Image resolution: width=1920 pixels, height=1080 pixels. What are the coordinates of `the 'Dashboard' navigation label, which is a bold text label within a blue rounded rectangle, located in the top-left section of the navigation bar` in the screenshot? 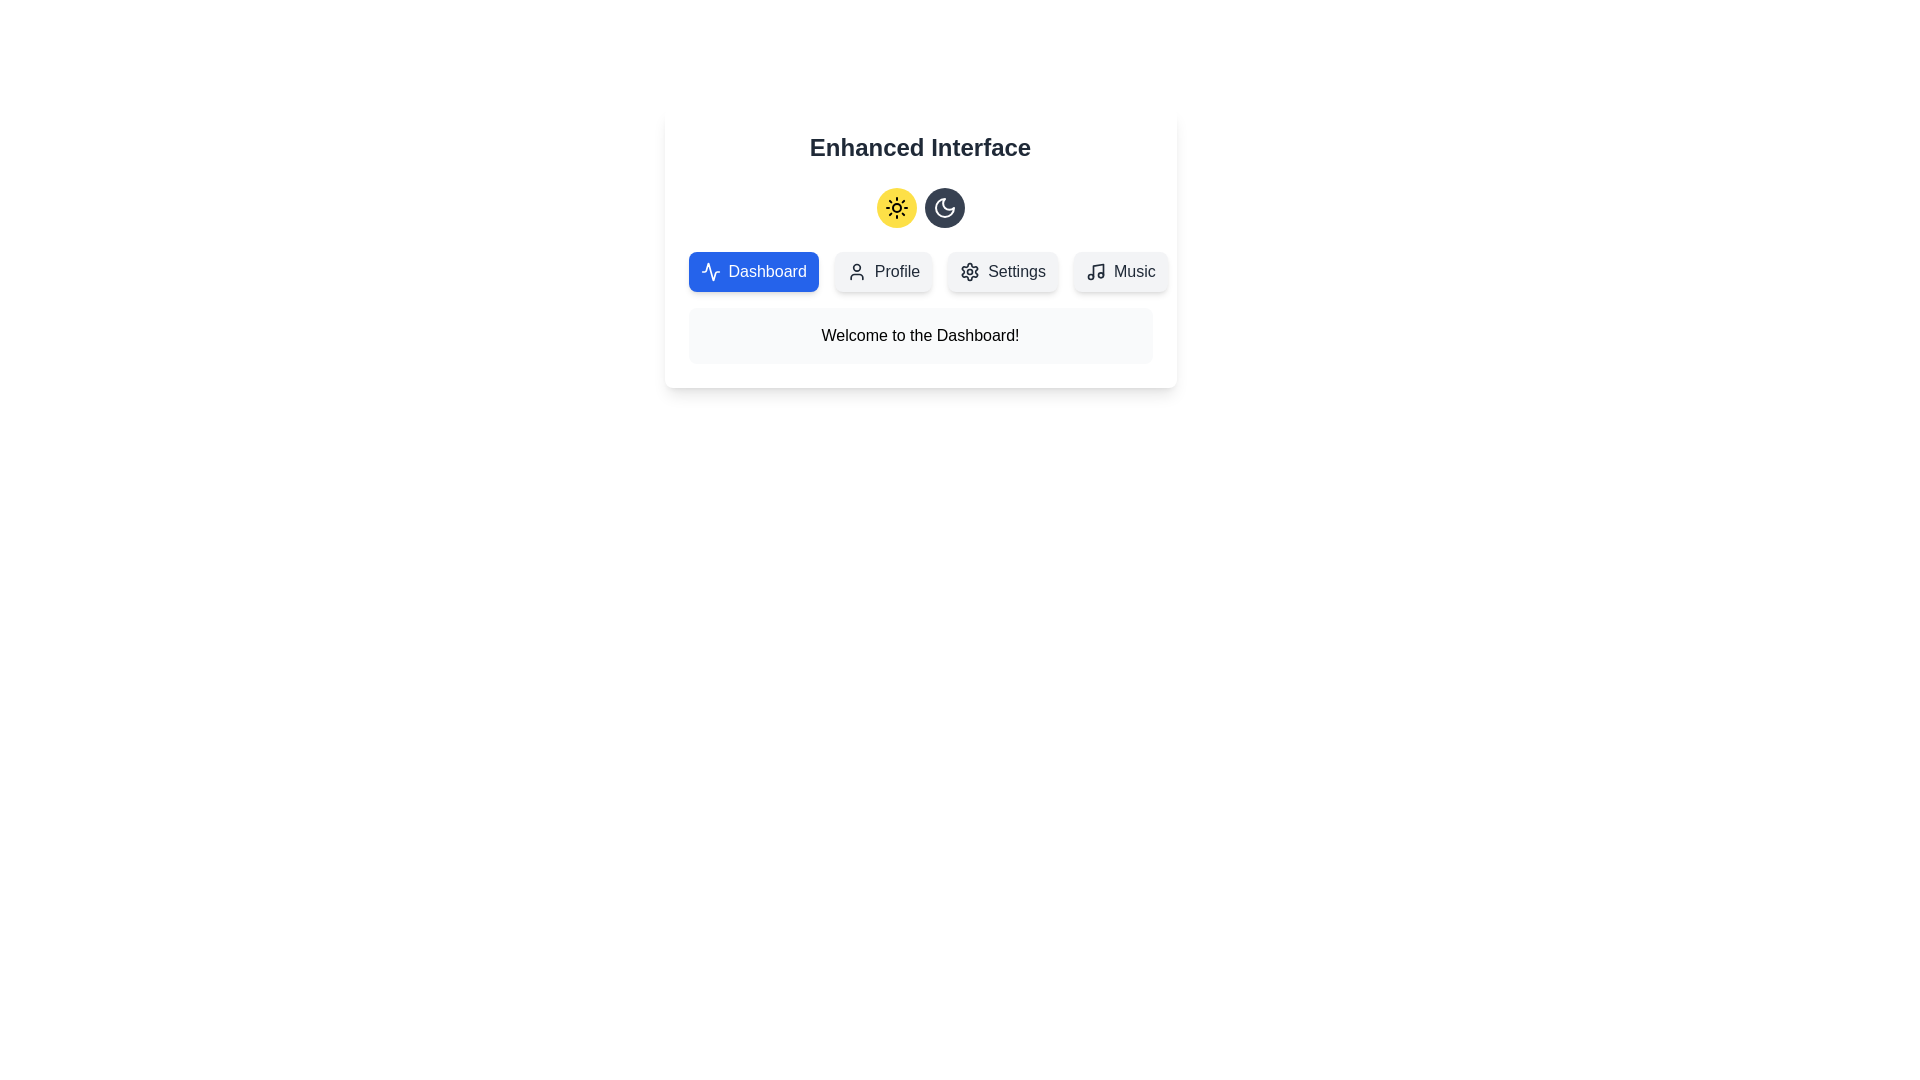 It's located at (766, 272).